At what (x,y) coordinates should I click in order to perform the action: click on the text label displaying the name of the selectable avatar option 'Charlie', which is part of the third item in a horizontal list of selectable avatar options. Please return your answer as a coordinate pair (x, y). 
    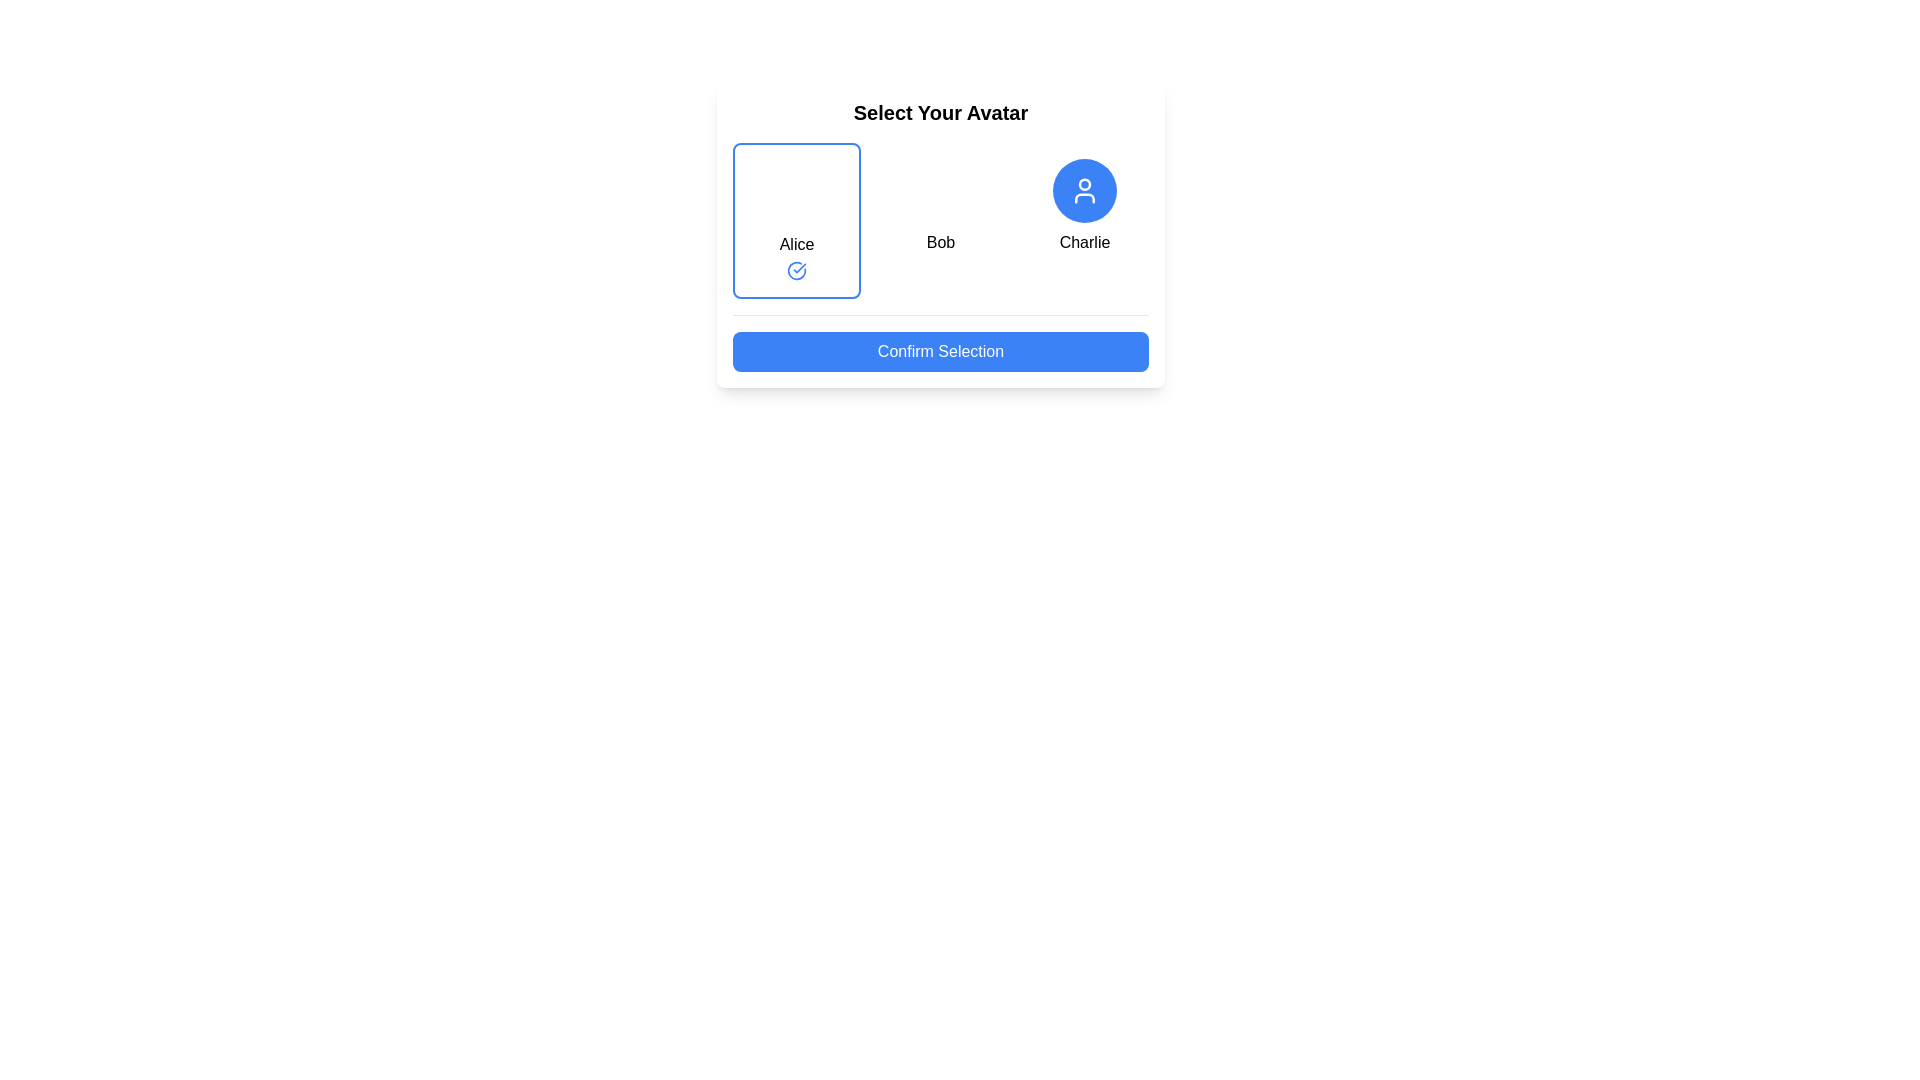
    Looking at the image, I should click on (1083, 242).